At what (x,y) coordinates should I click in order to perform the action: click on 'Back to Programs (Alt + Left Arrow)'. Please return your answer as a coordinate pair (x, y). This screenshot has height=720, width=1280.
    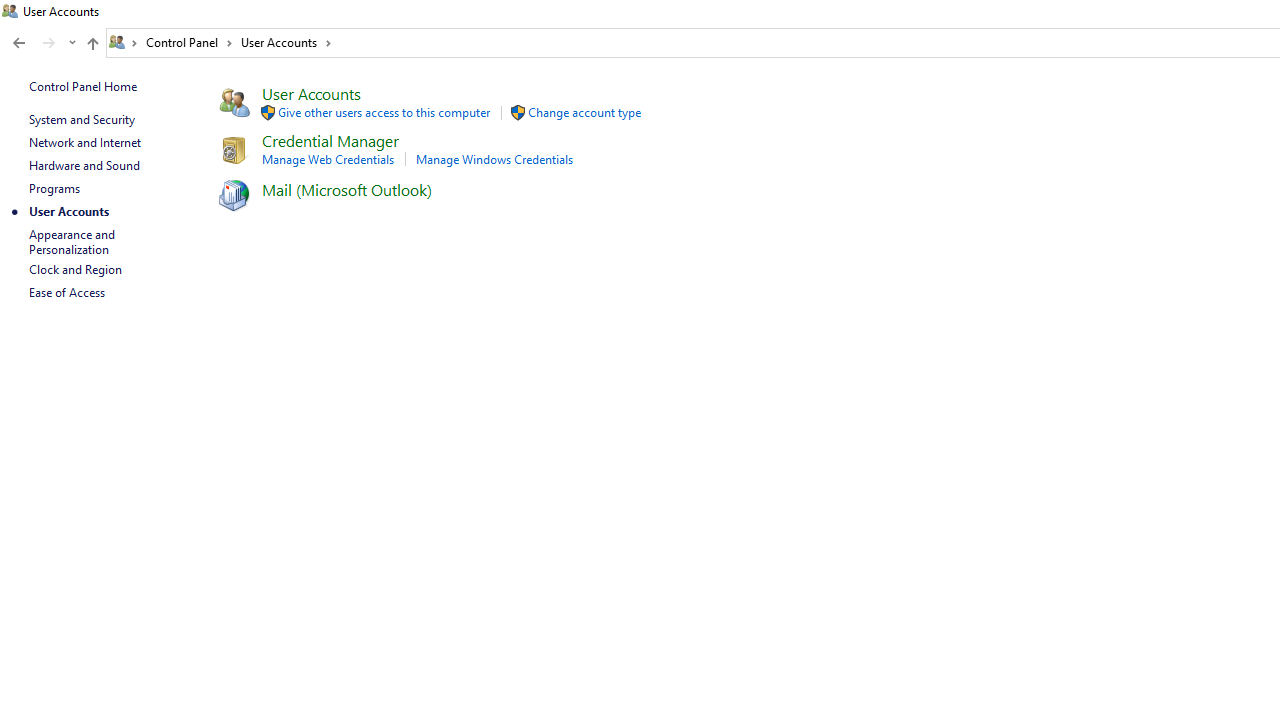
    Looking at the image, I should click on (19, 43).